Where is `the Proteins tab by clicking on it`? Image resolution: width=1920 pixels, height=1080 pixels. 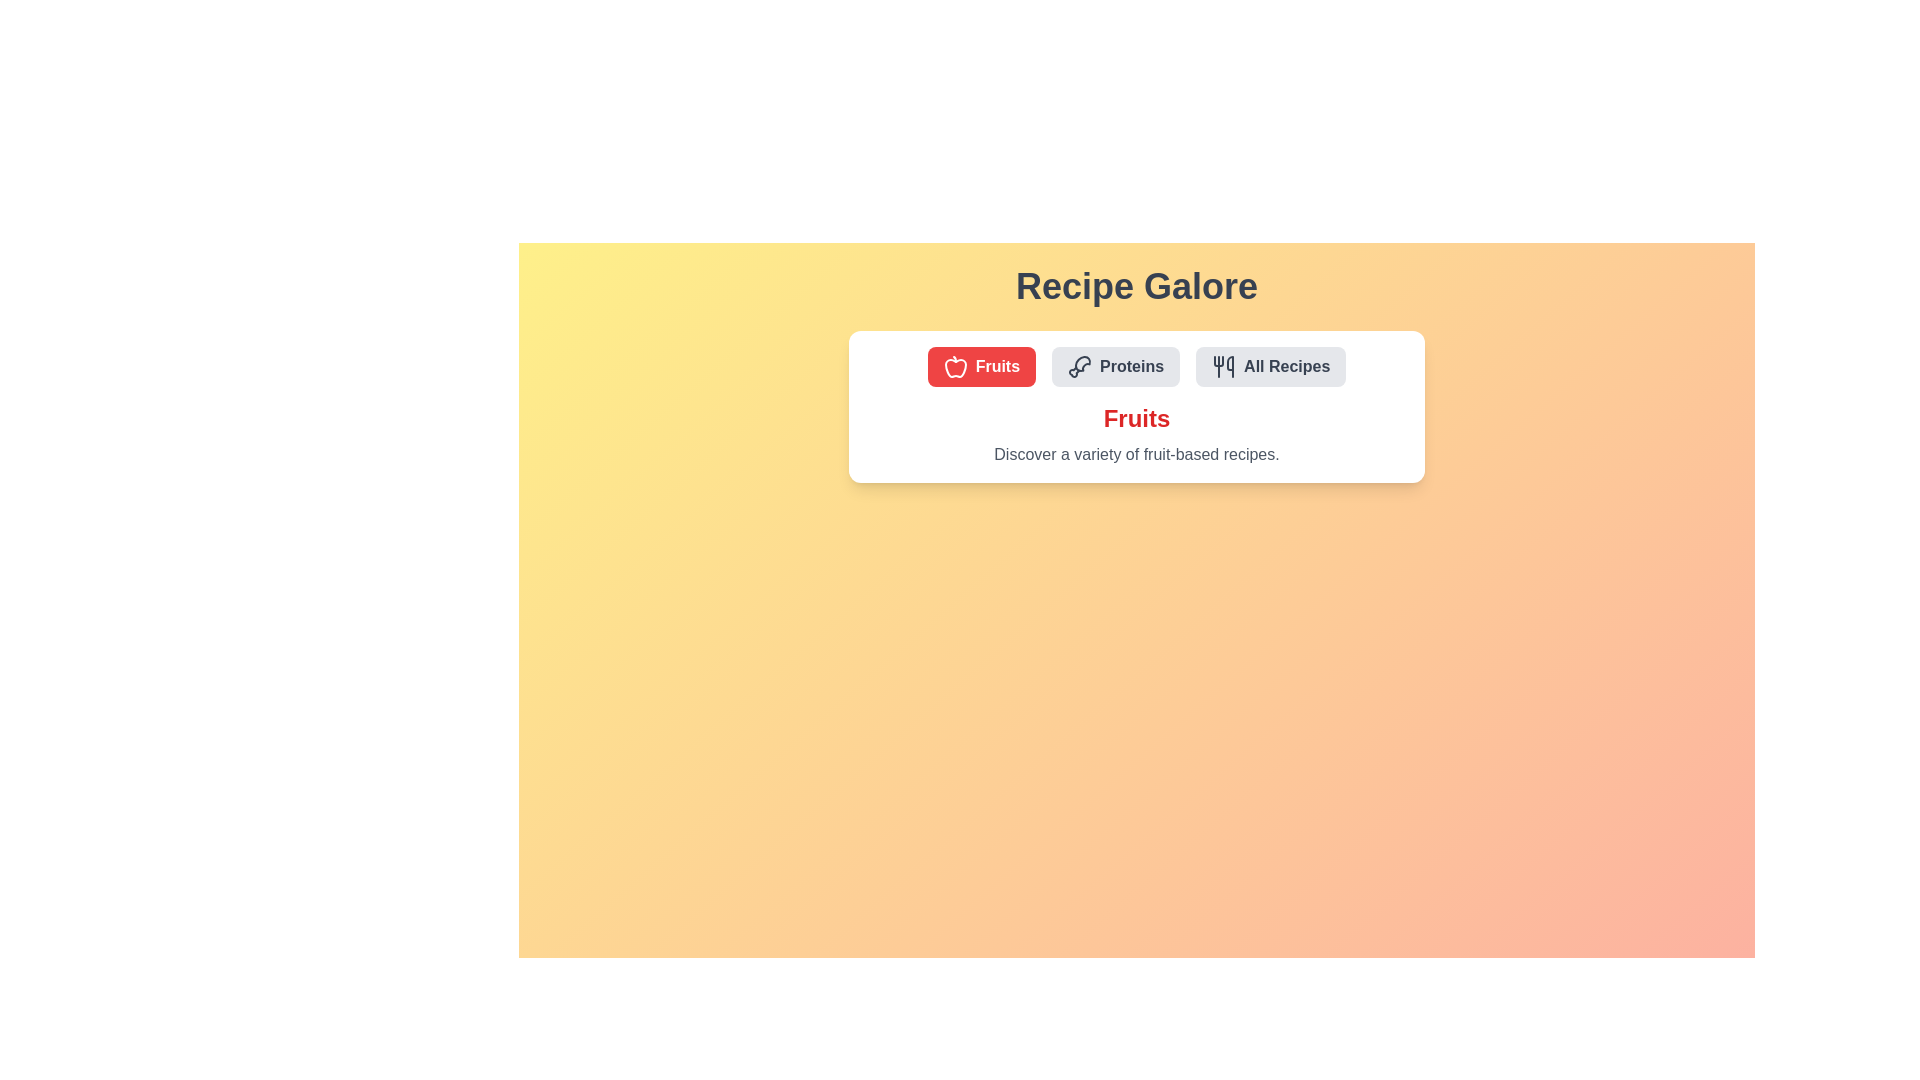 the Proteins tab by clicking on it is located at coordinates (1115, 366).